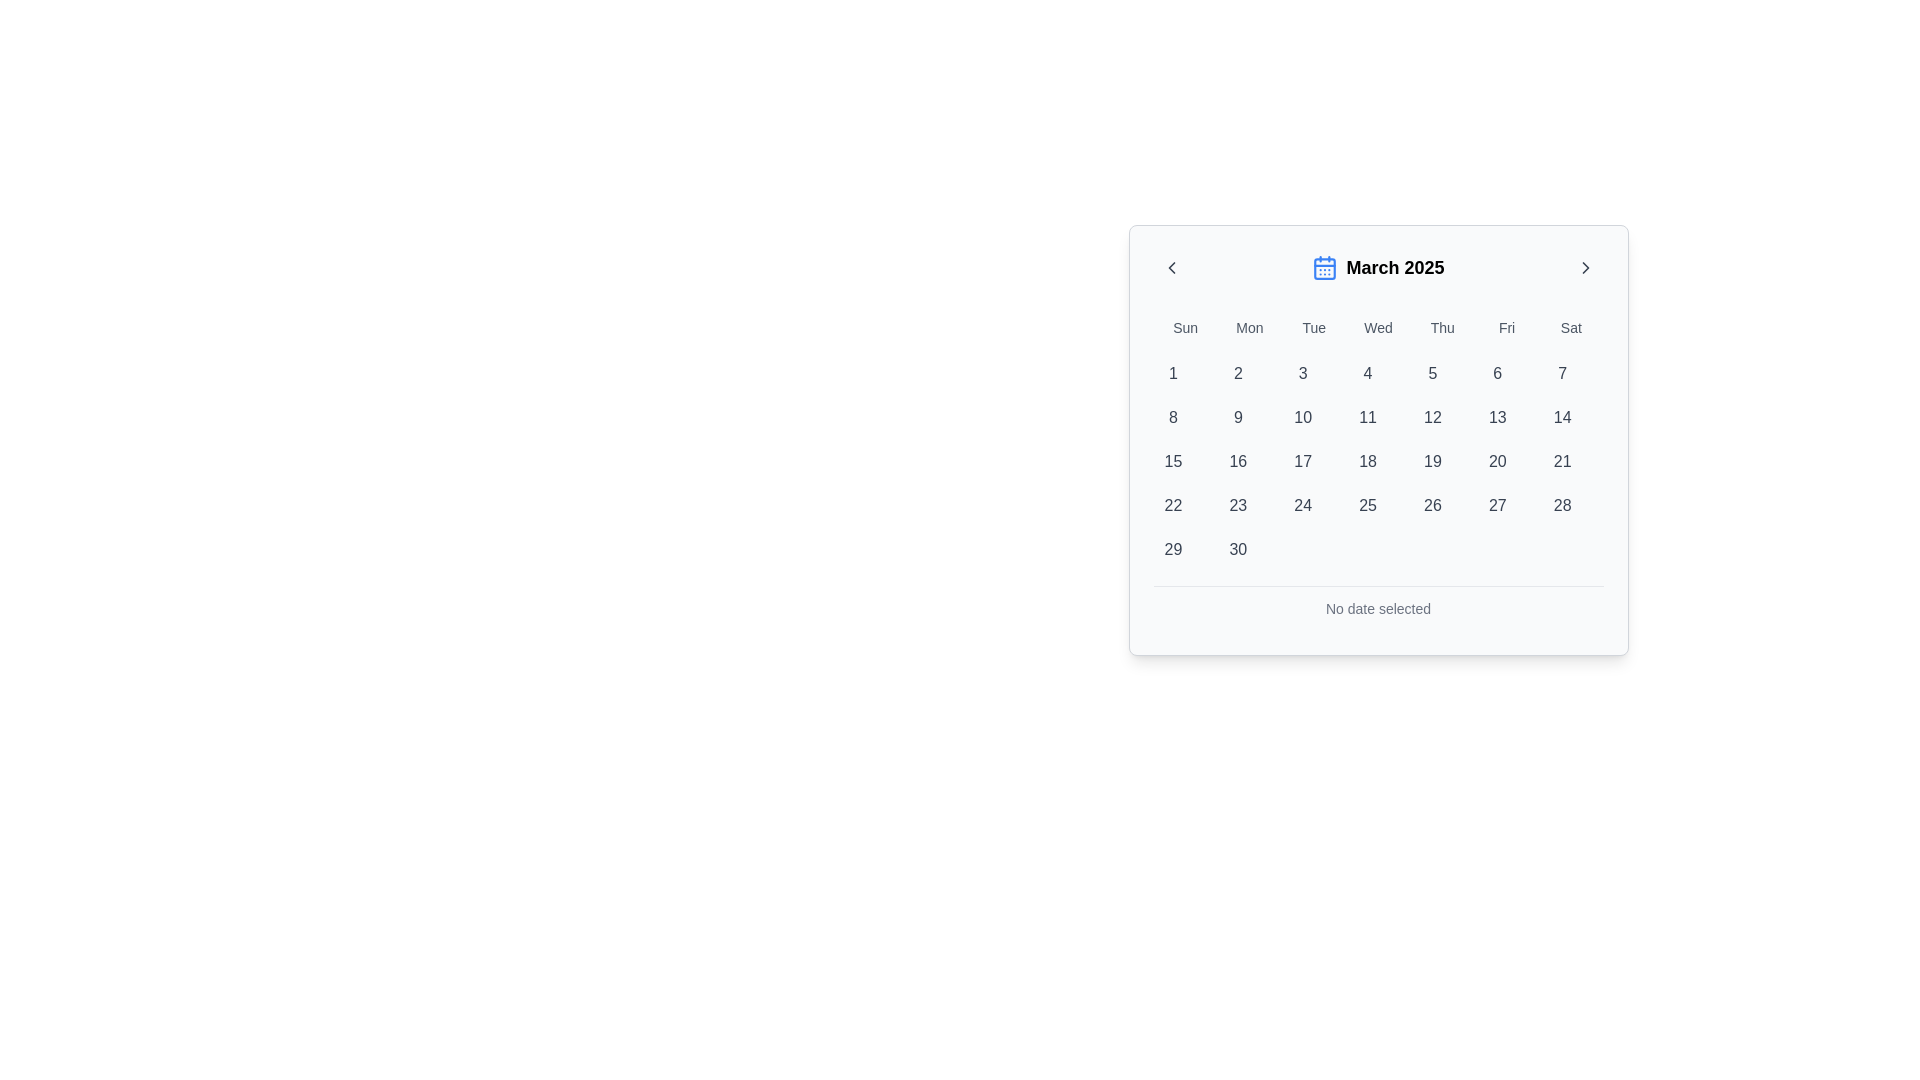 The image size is (1920, 1080). What do you see at coordinates (1584, 266) in the screenshot?
I see `the button with an icon located in the upper-right corner of the calendar interface` at bounding box center [1584, 266].